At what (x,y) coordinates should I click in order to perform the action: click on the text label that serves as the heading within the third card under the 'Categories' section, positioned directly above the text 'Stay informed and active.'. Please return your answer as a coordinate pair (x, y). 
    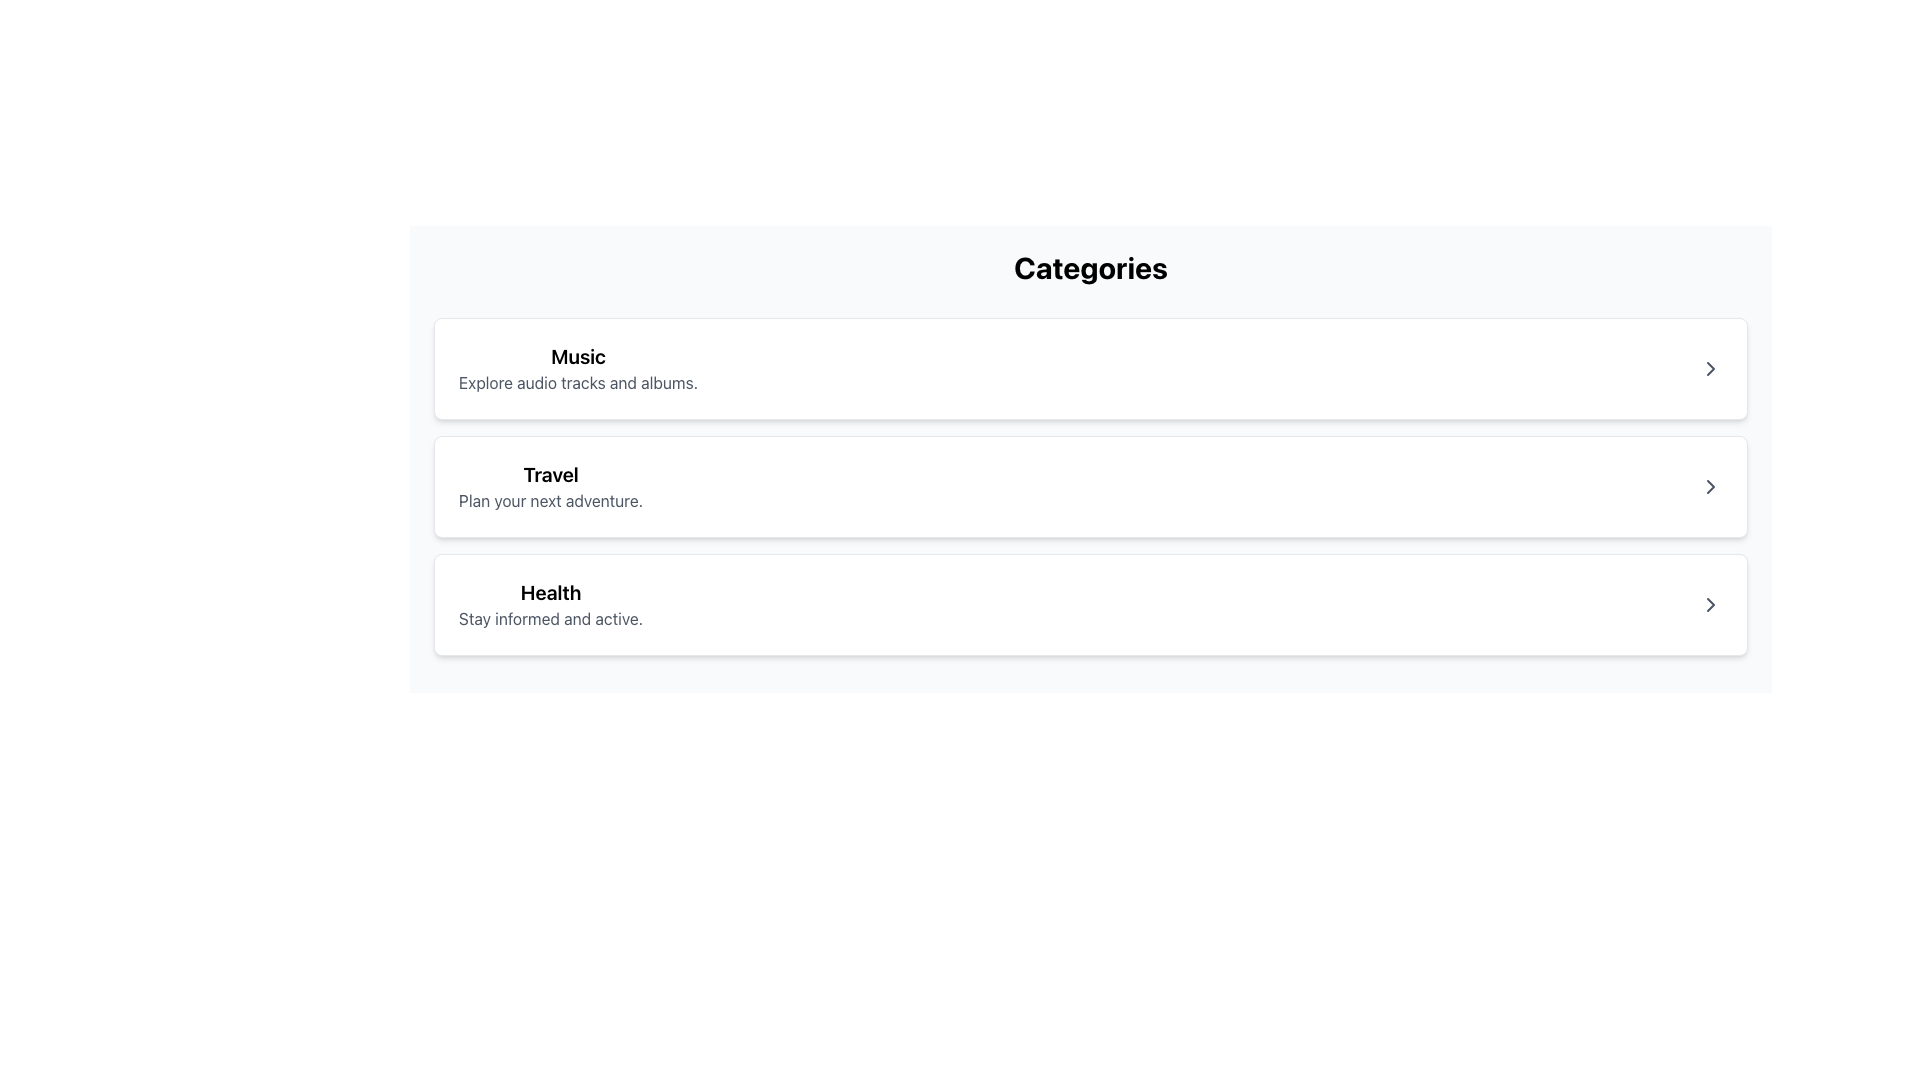
    Looking at the image, I should click on (551, 592).